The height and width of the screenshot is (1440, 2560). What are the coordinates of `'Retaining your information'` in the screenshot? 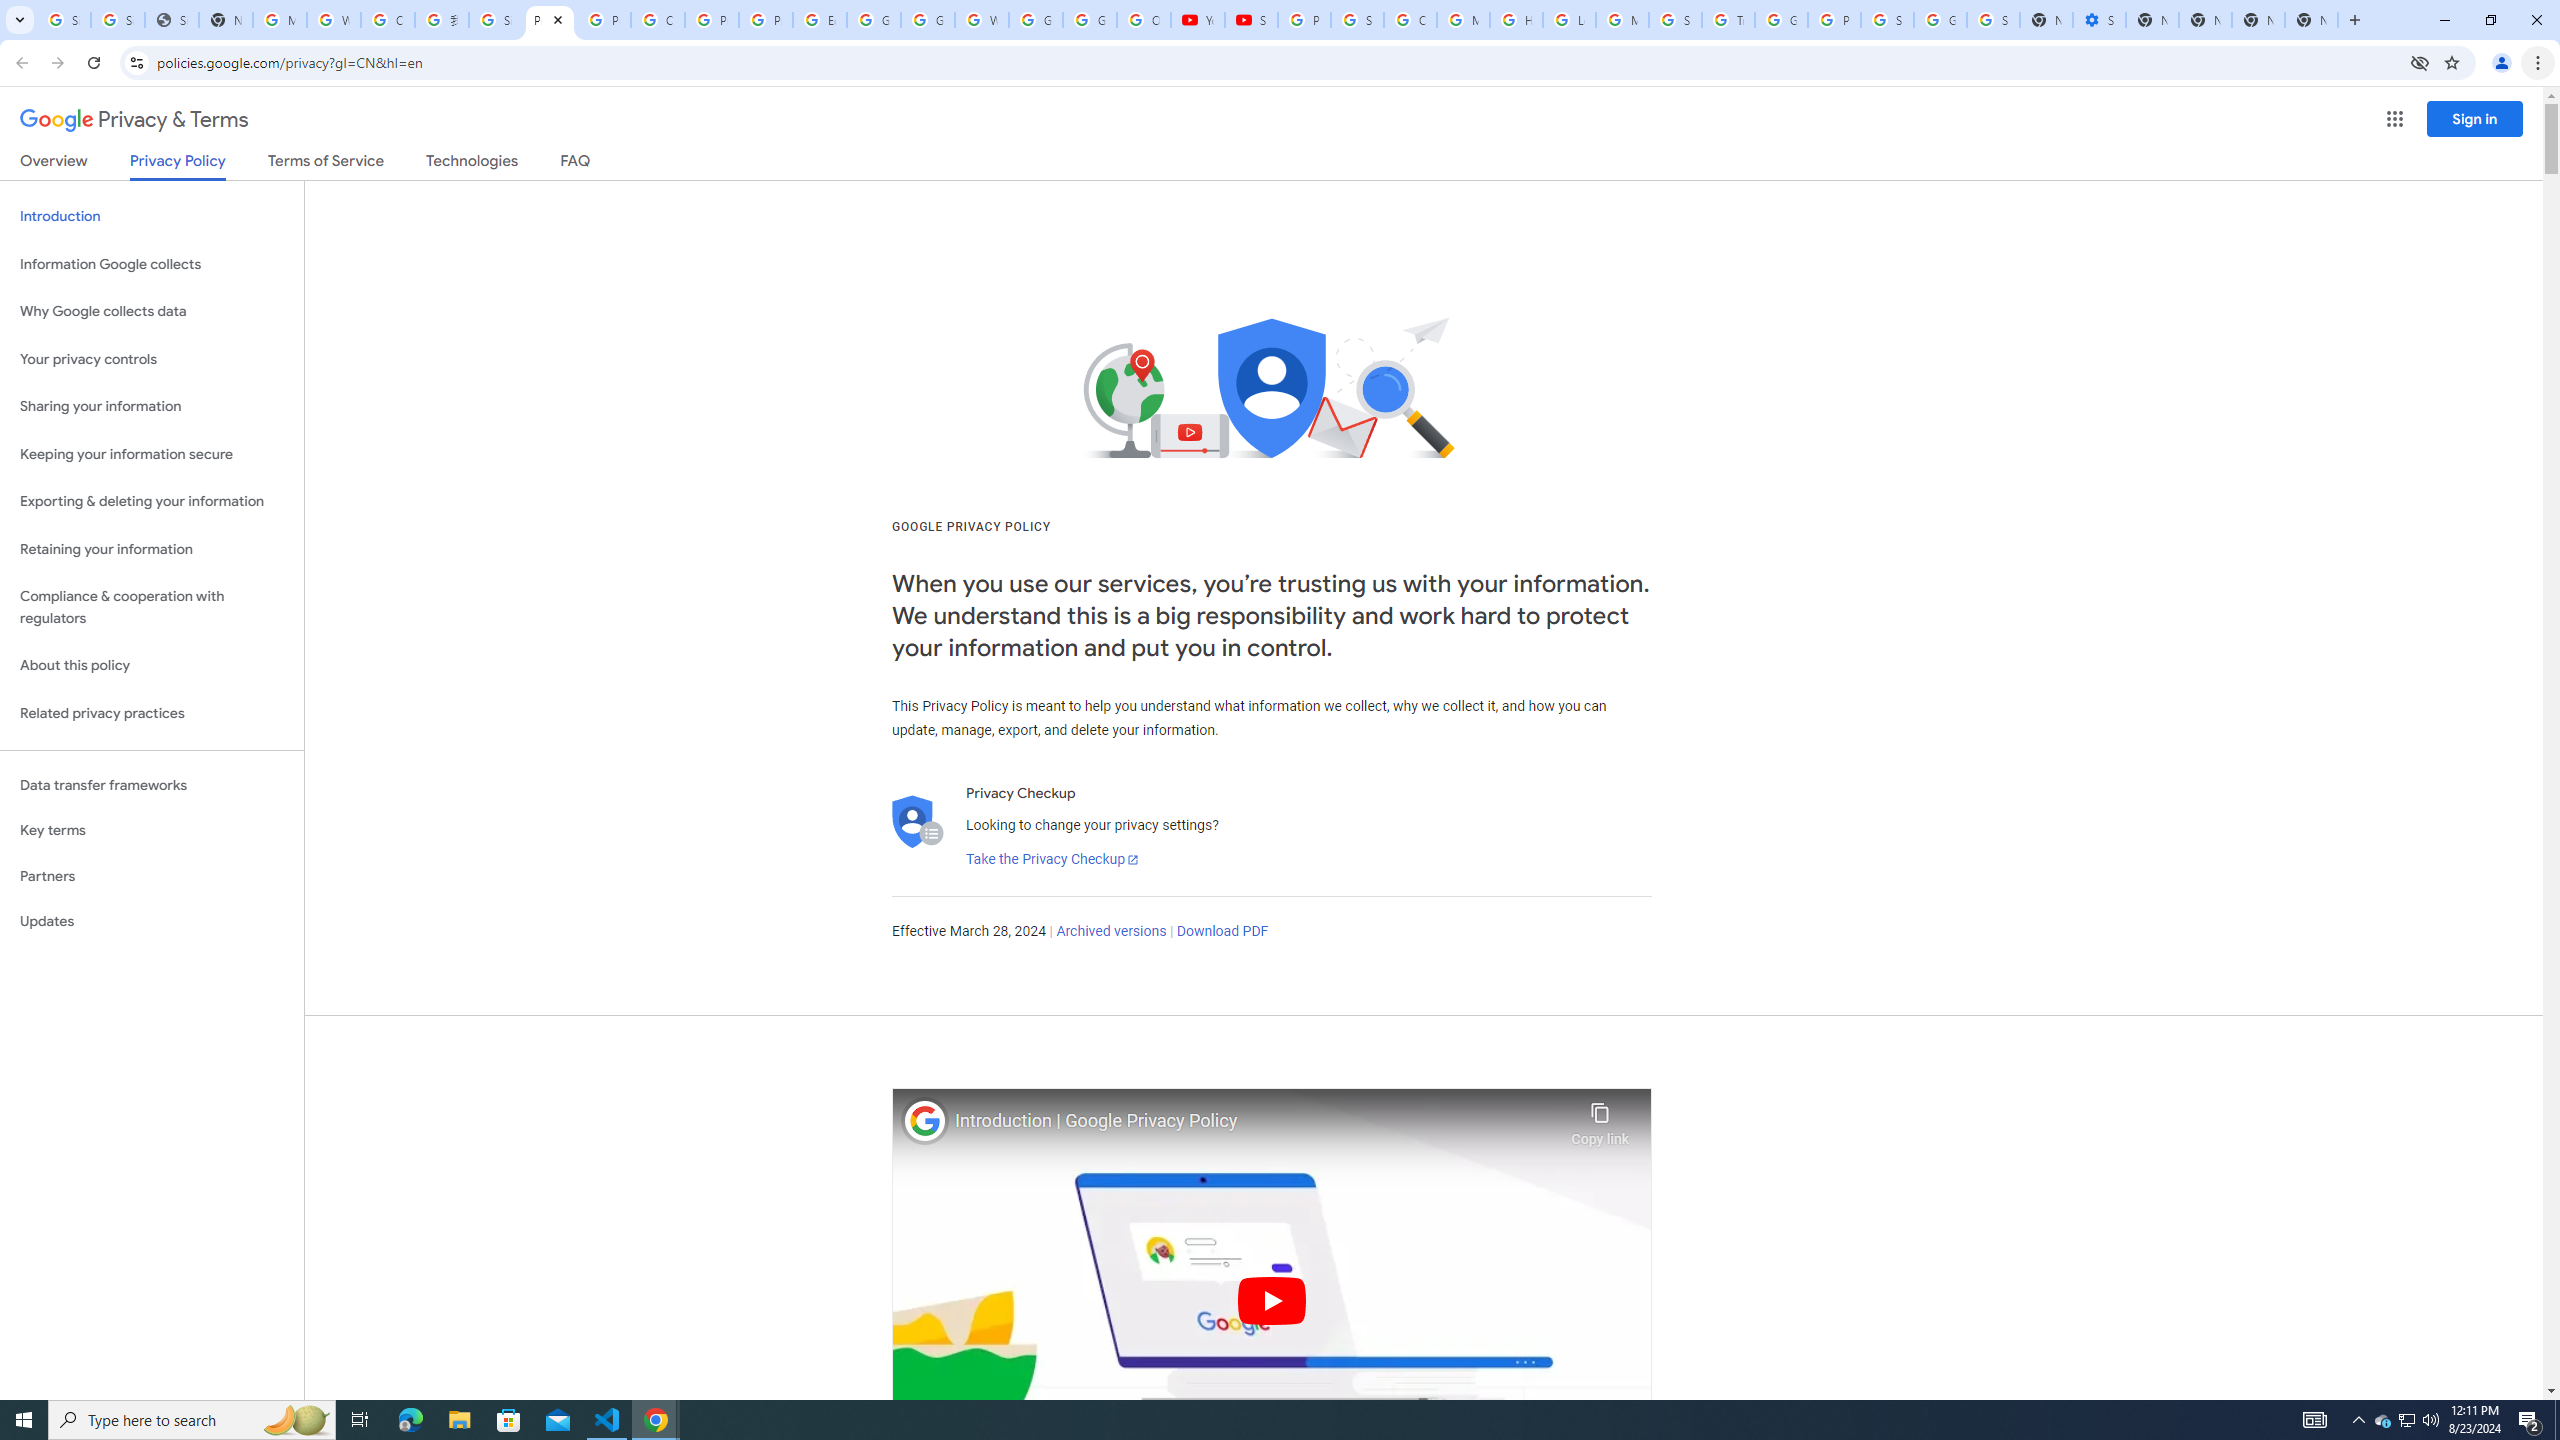 It's located at (151, 549).